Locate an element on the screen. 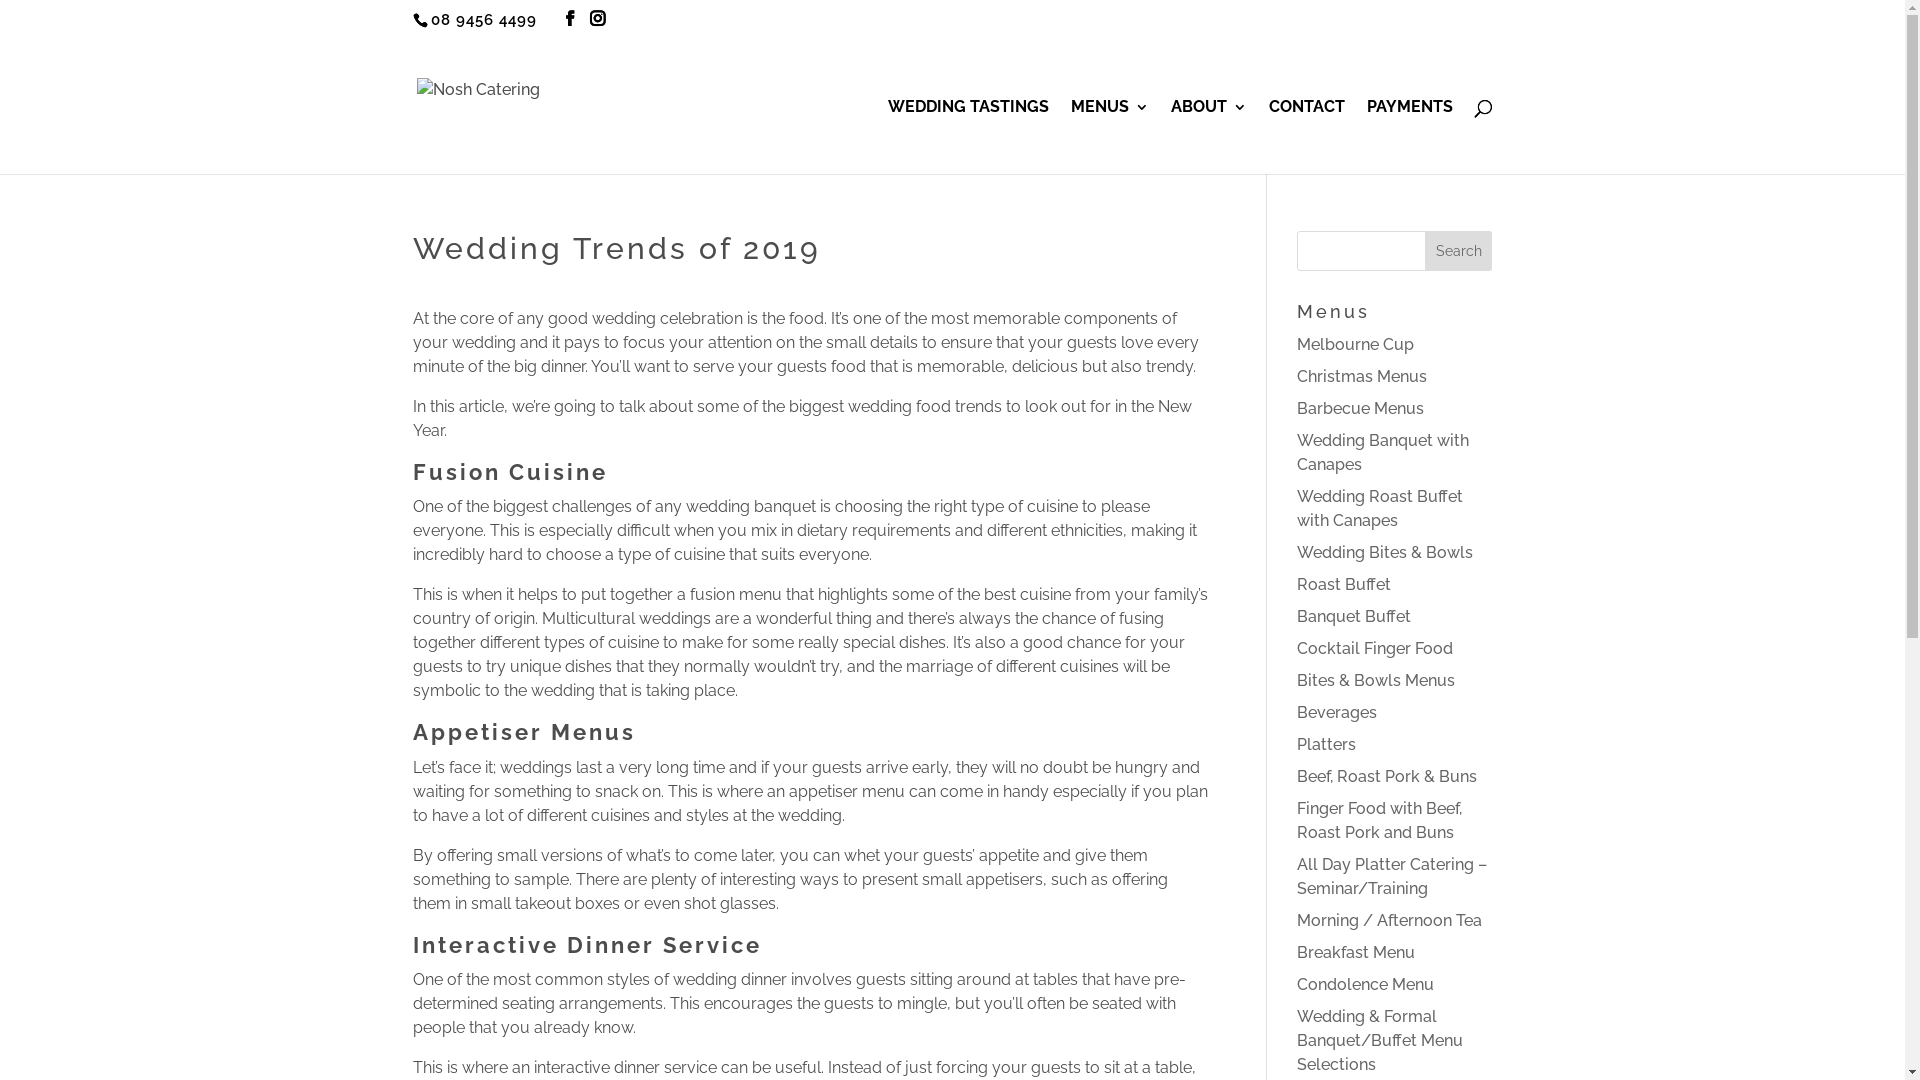  'MENUS' is located at coordinates (1069, 136).